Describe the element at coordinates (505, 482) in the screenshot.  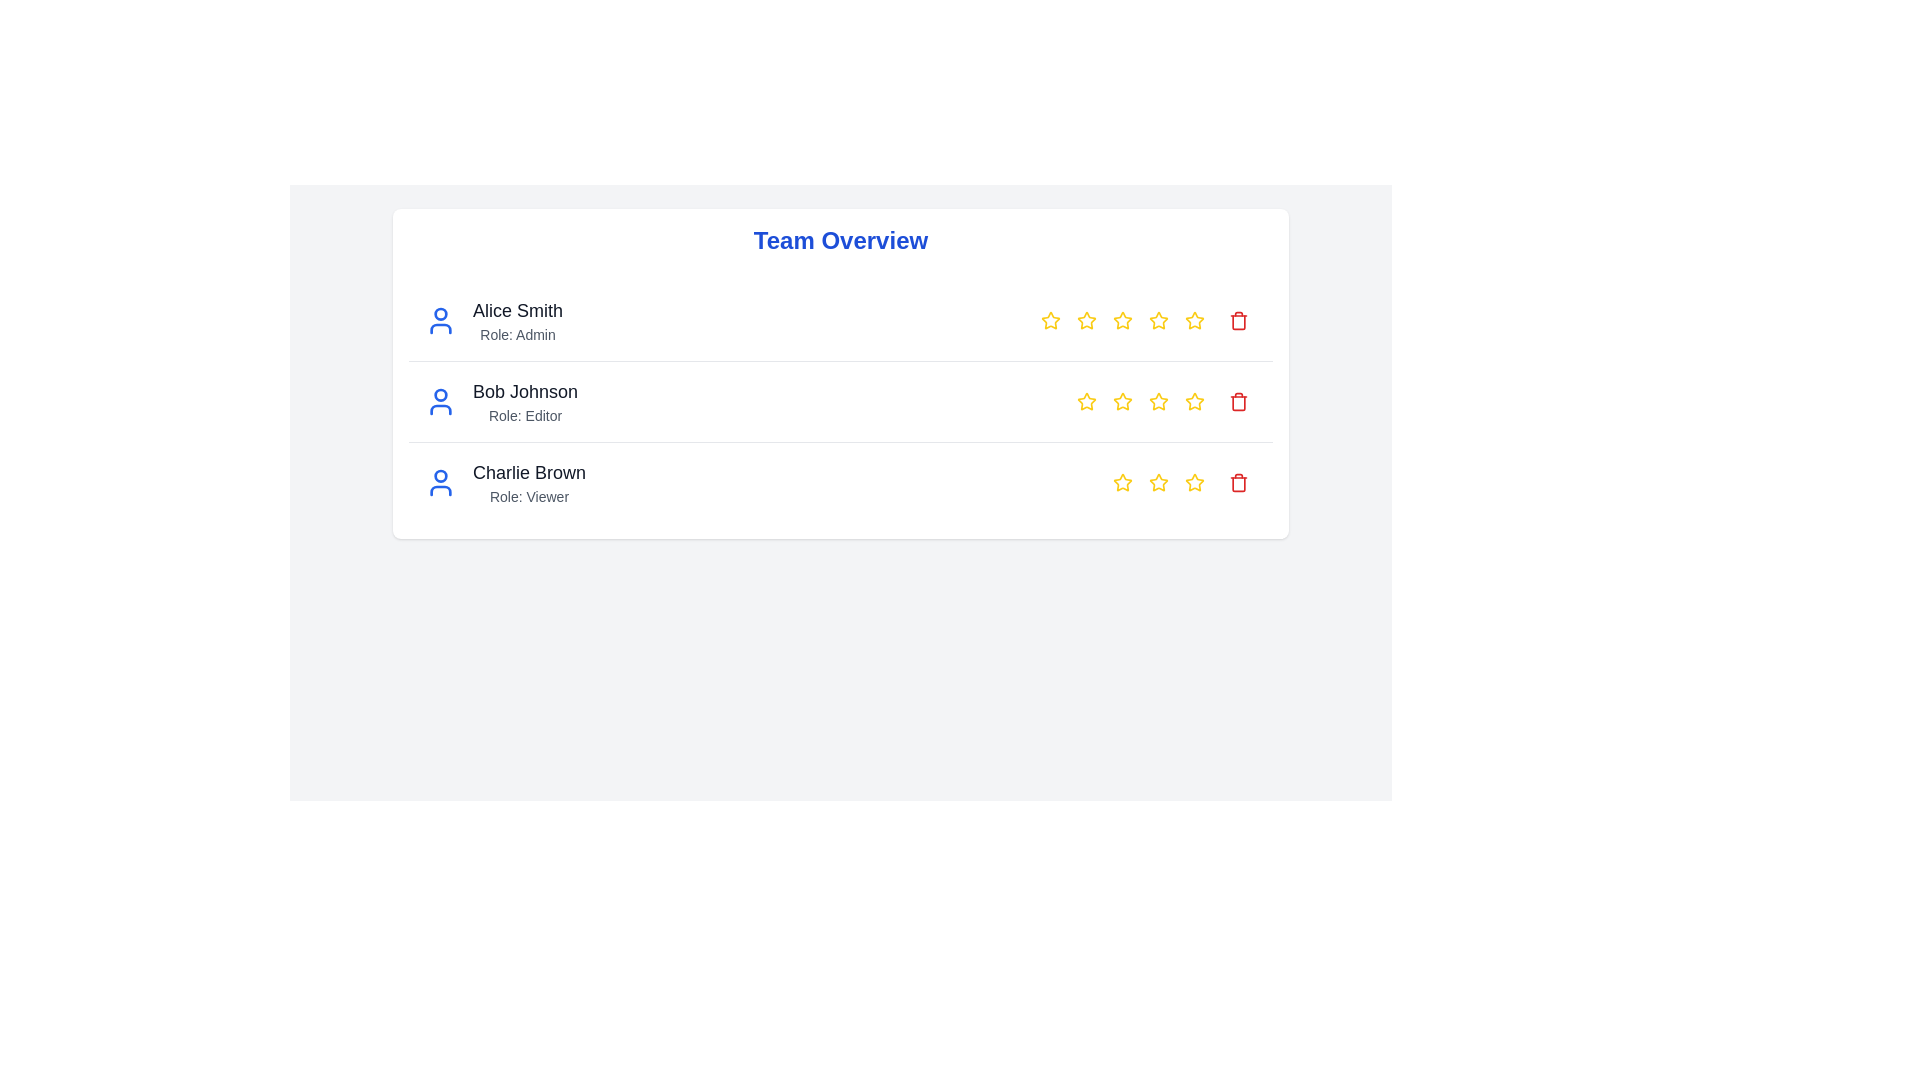
I see `the informational display row for 'Charlie Brown', which includes a blue silhouette icon on the left and text indicating 'Role: Viewer' below the name, positioned in the 'Team Overview' section` at that location.